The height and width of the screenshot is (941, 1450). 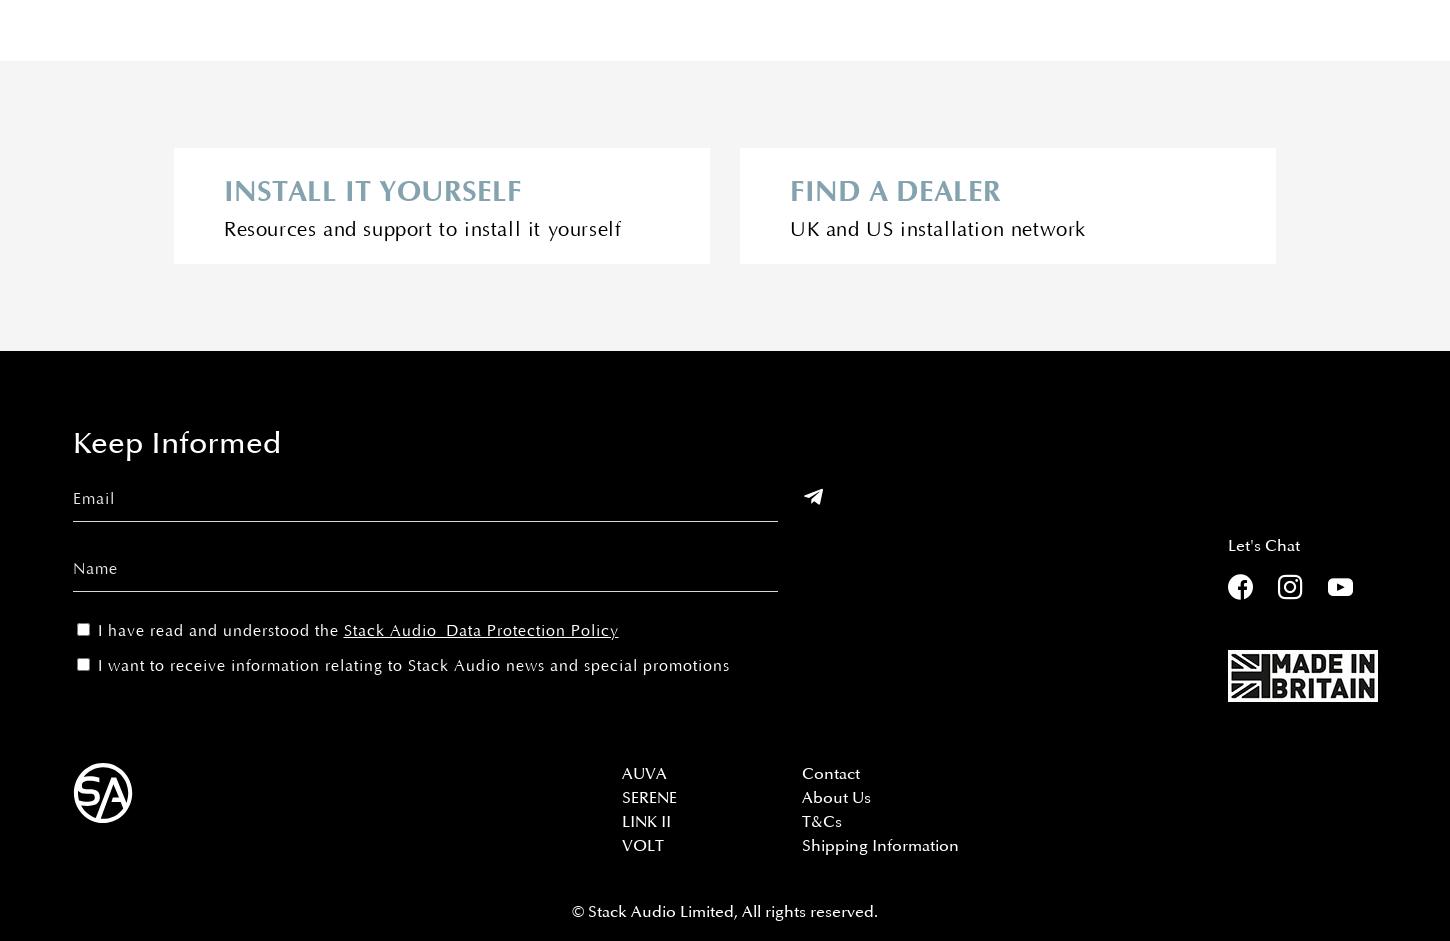 What do you see at coordinates (830, 773) in the screenshot?
I see `'Contact'` at bounding box center [830, 773].